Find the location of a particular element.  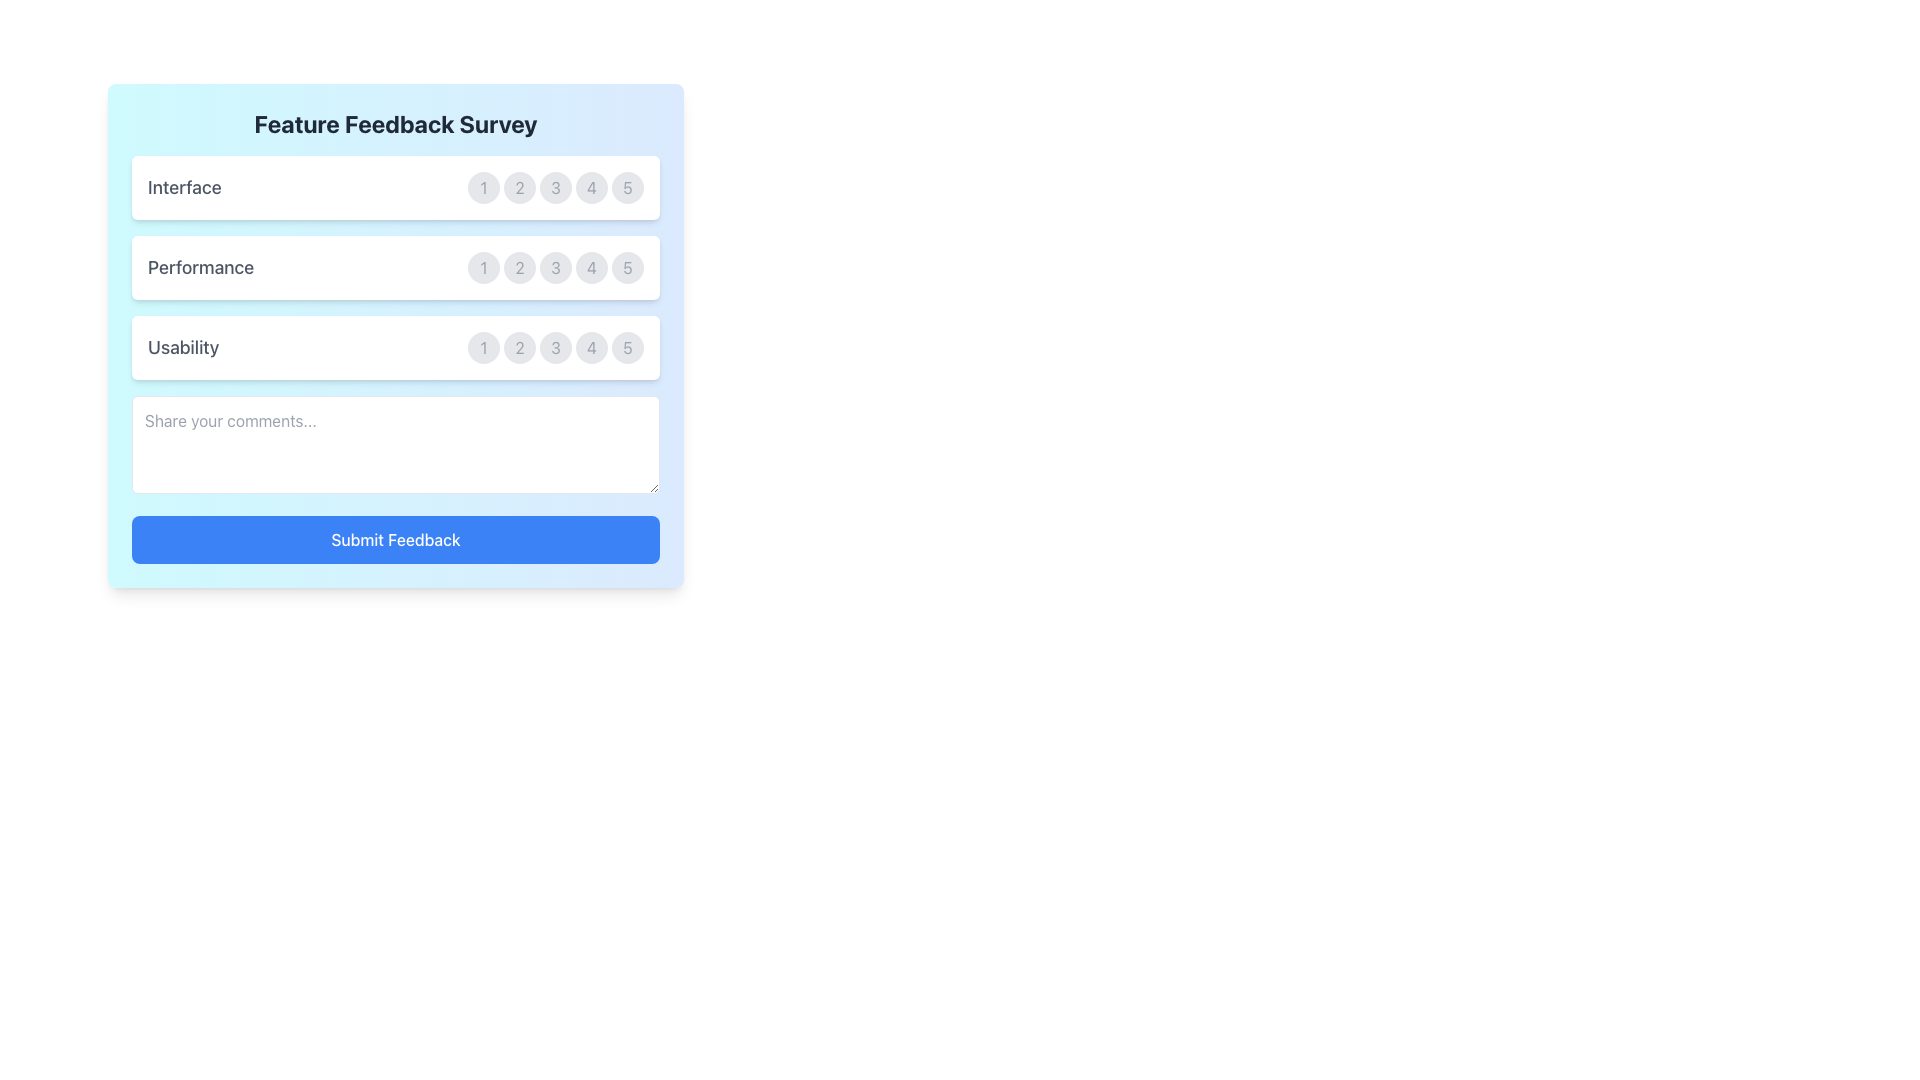

text content of the prominent title text 'Feature Feedback Survey' located at the top of the survey form interface is located at coordinates (395, 123).